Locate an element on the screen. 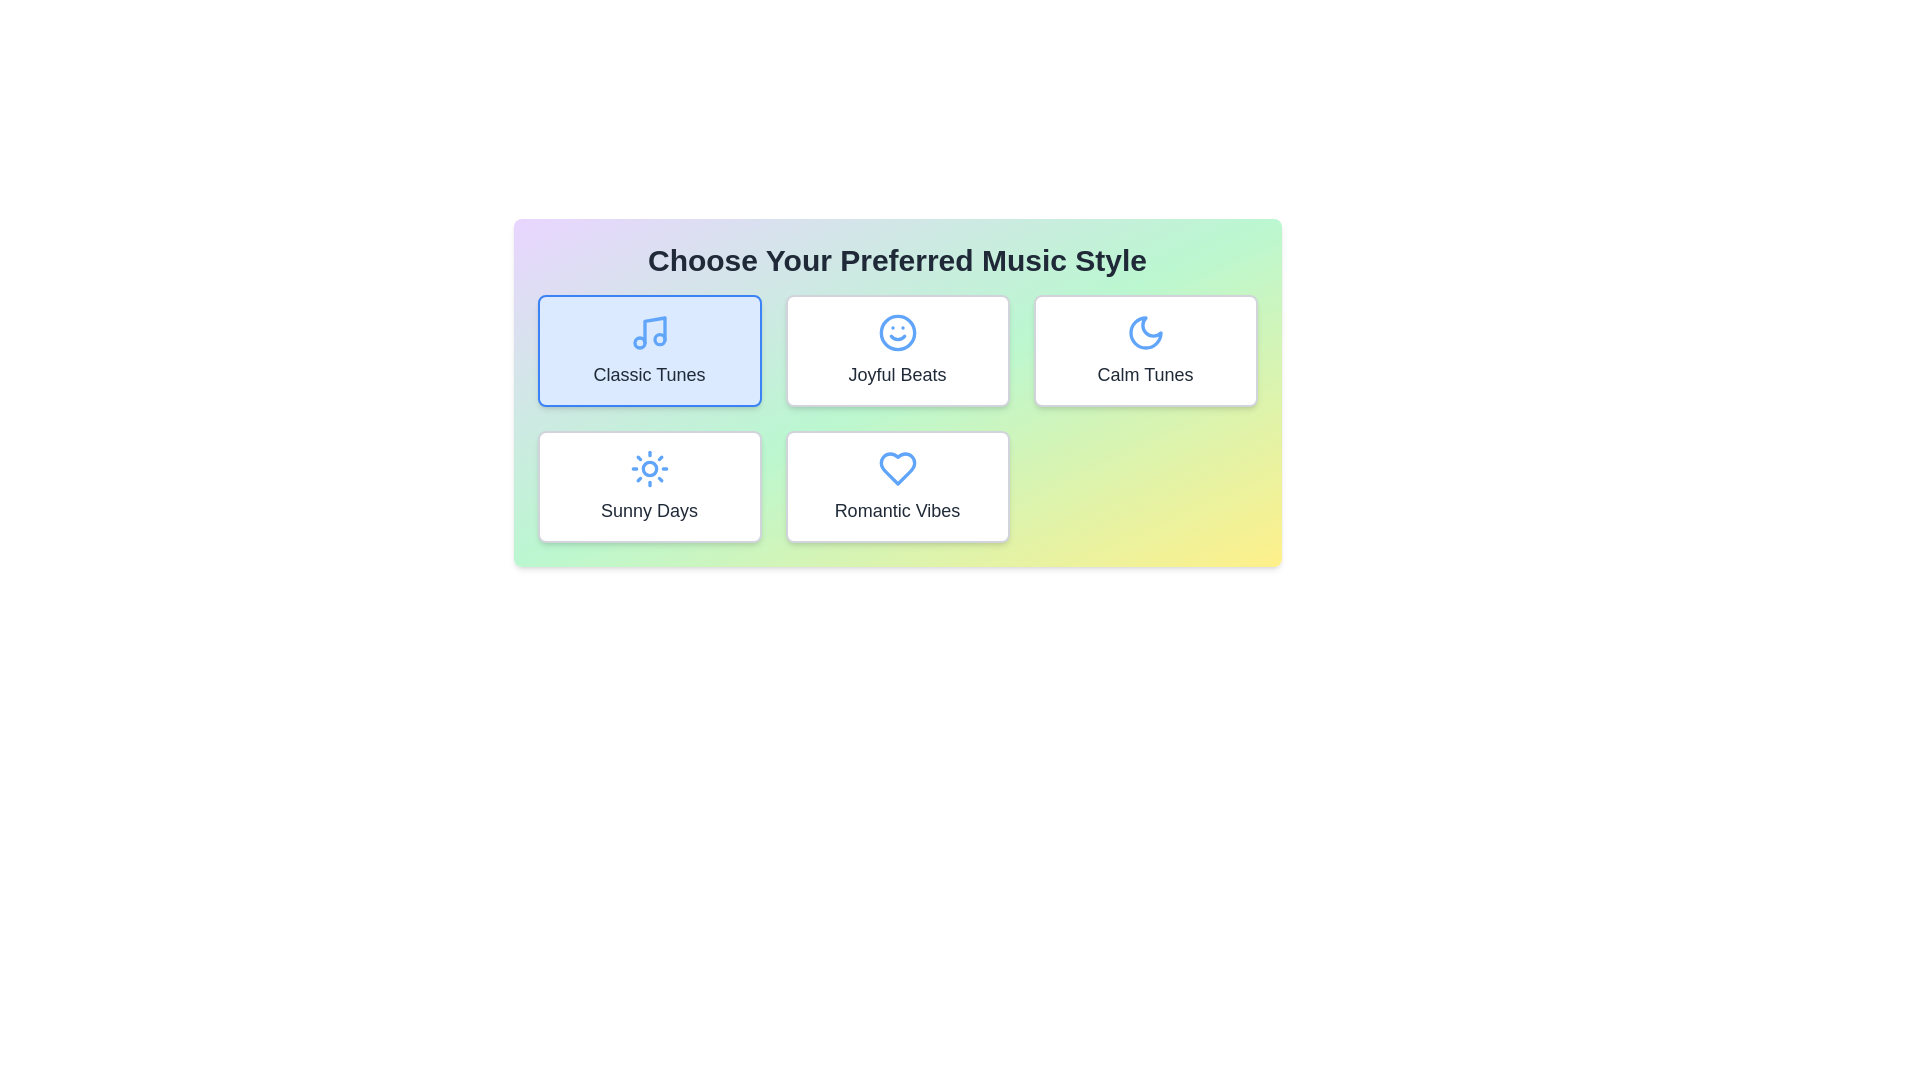 The height and width of the screenshot is (1080, 1920). the 'Romantic Vibes' selectable card, which is a rectangular box with rounded corners, featuring a blue outlined heart icon and a white background, located in the bottom row, middle column of the grid layout is located at coordinates (896, 486).